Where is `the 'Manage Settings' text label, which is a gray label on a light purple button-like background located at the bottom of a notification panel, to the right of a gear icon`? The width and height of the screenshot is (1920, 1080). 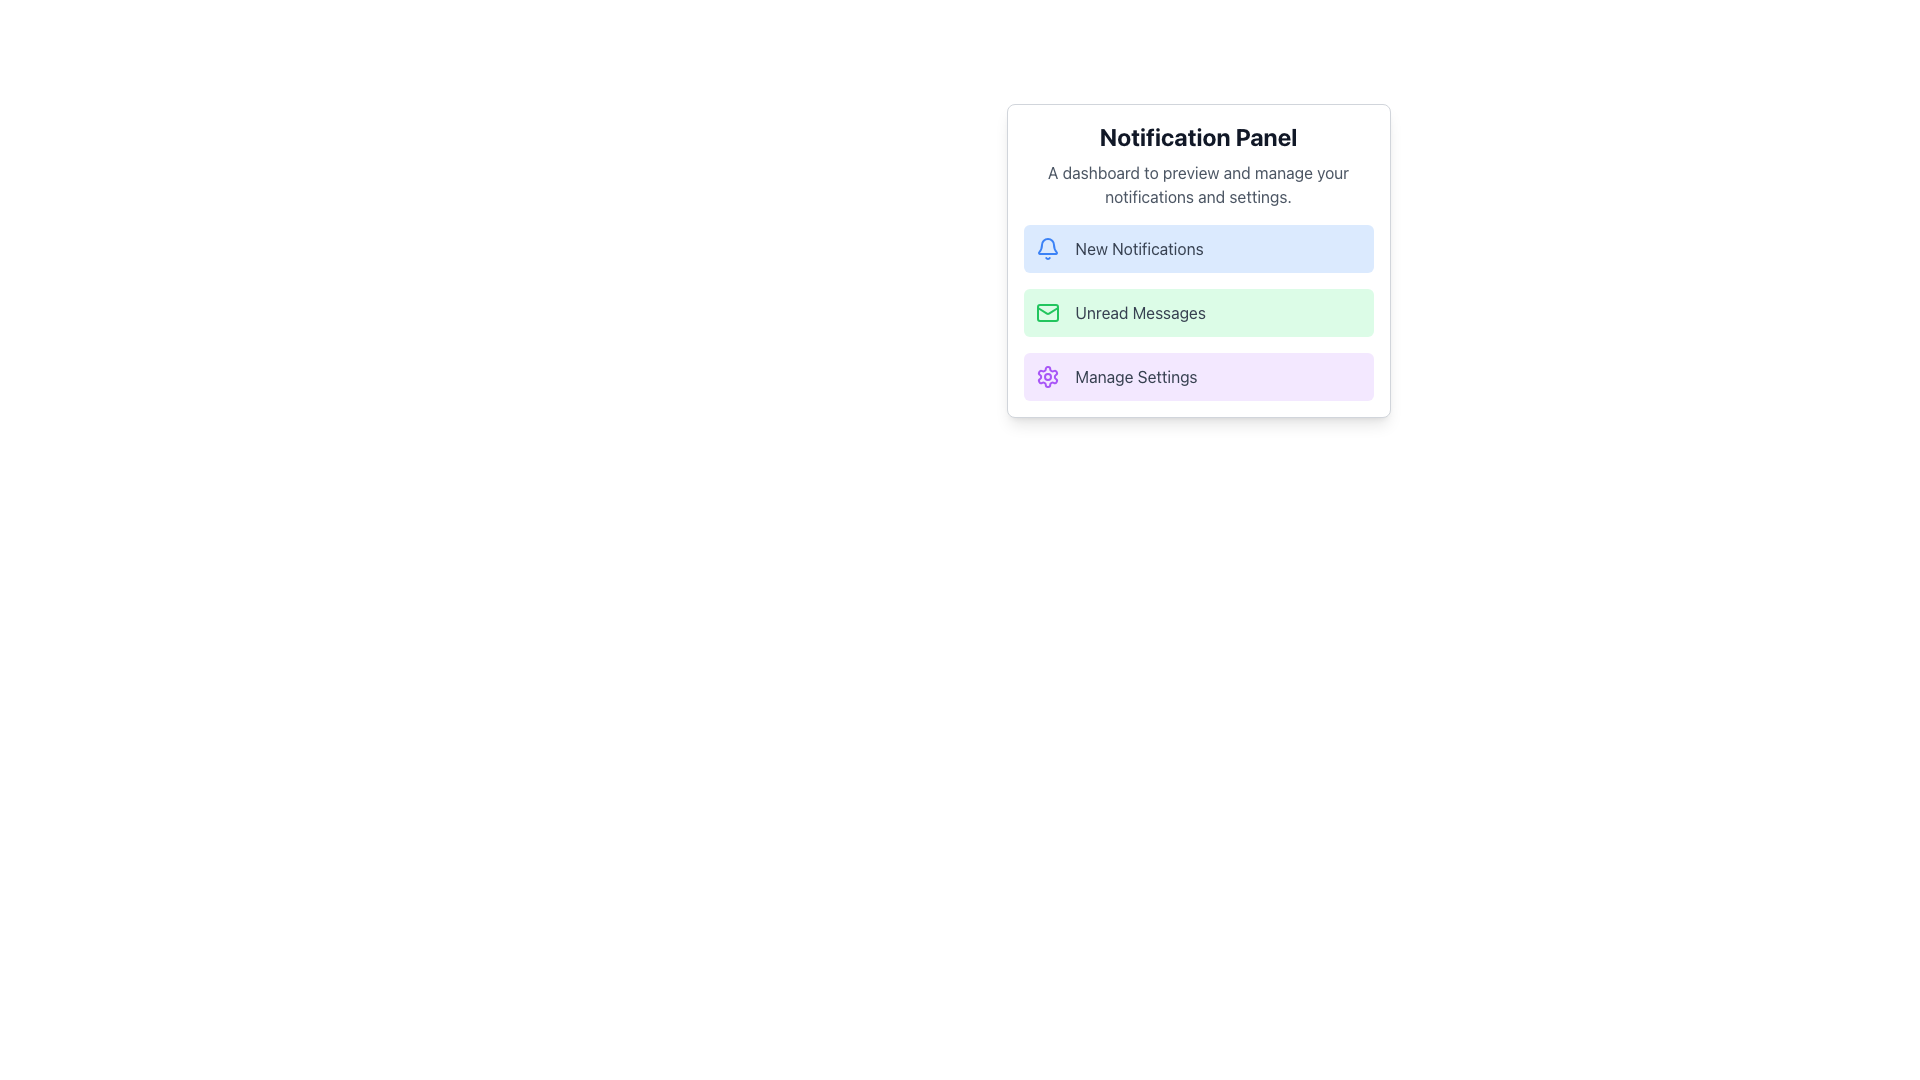
the 'Manage Settings' text label, which is a gray label on a light purple button-like background located at the bottom of a notification panel, to the right of a gear icon is located at coordinates (1136, 377).